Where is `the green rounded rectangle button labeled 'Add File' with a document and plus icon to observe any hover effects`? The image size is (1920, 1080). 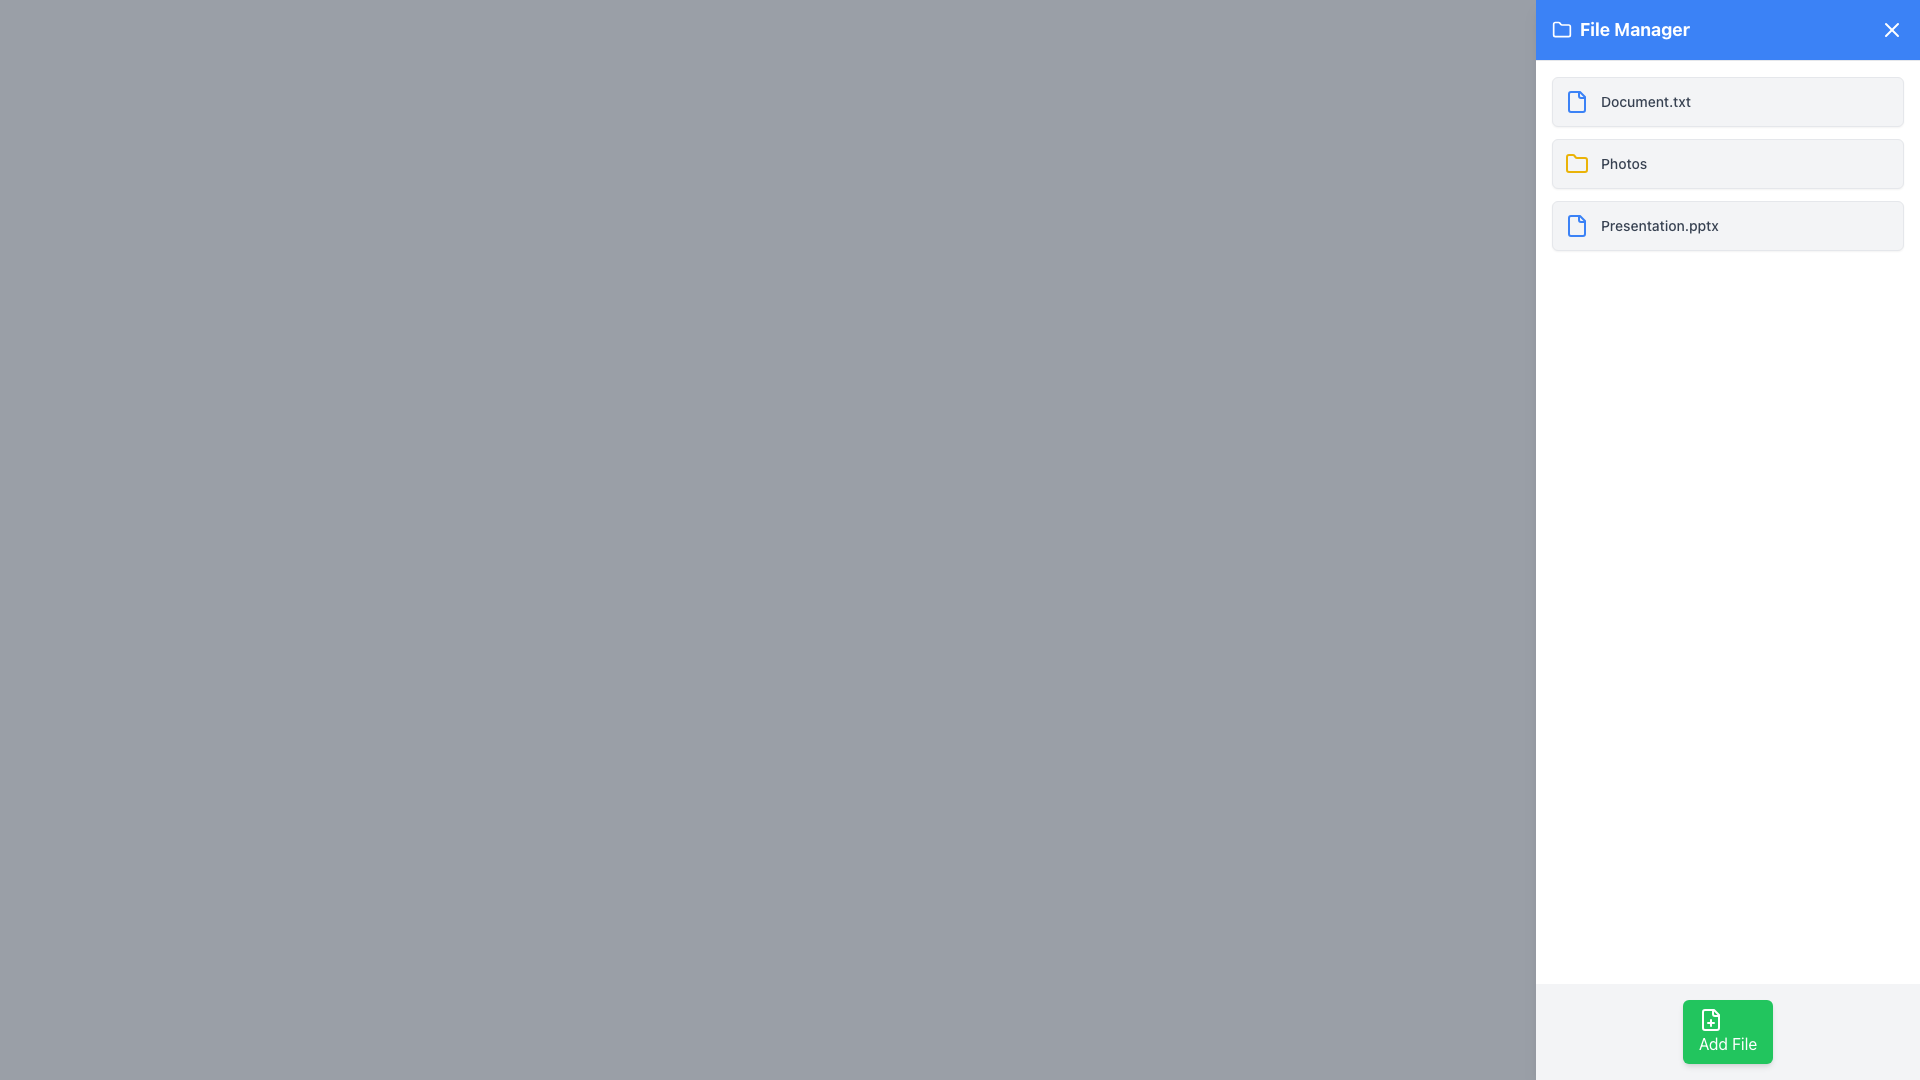
the green rounded rectangle button labeled 'Add File' with a document and plus icon to observe any hover effects is located at coordinates (1727, 1032).